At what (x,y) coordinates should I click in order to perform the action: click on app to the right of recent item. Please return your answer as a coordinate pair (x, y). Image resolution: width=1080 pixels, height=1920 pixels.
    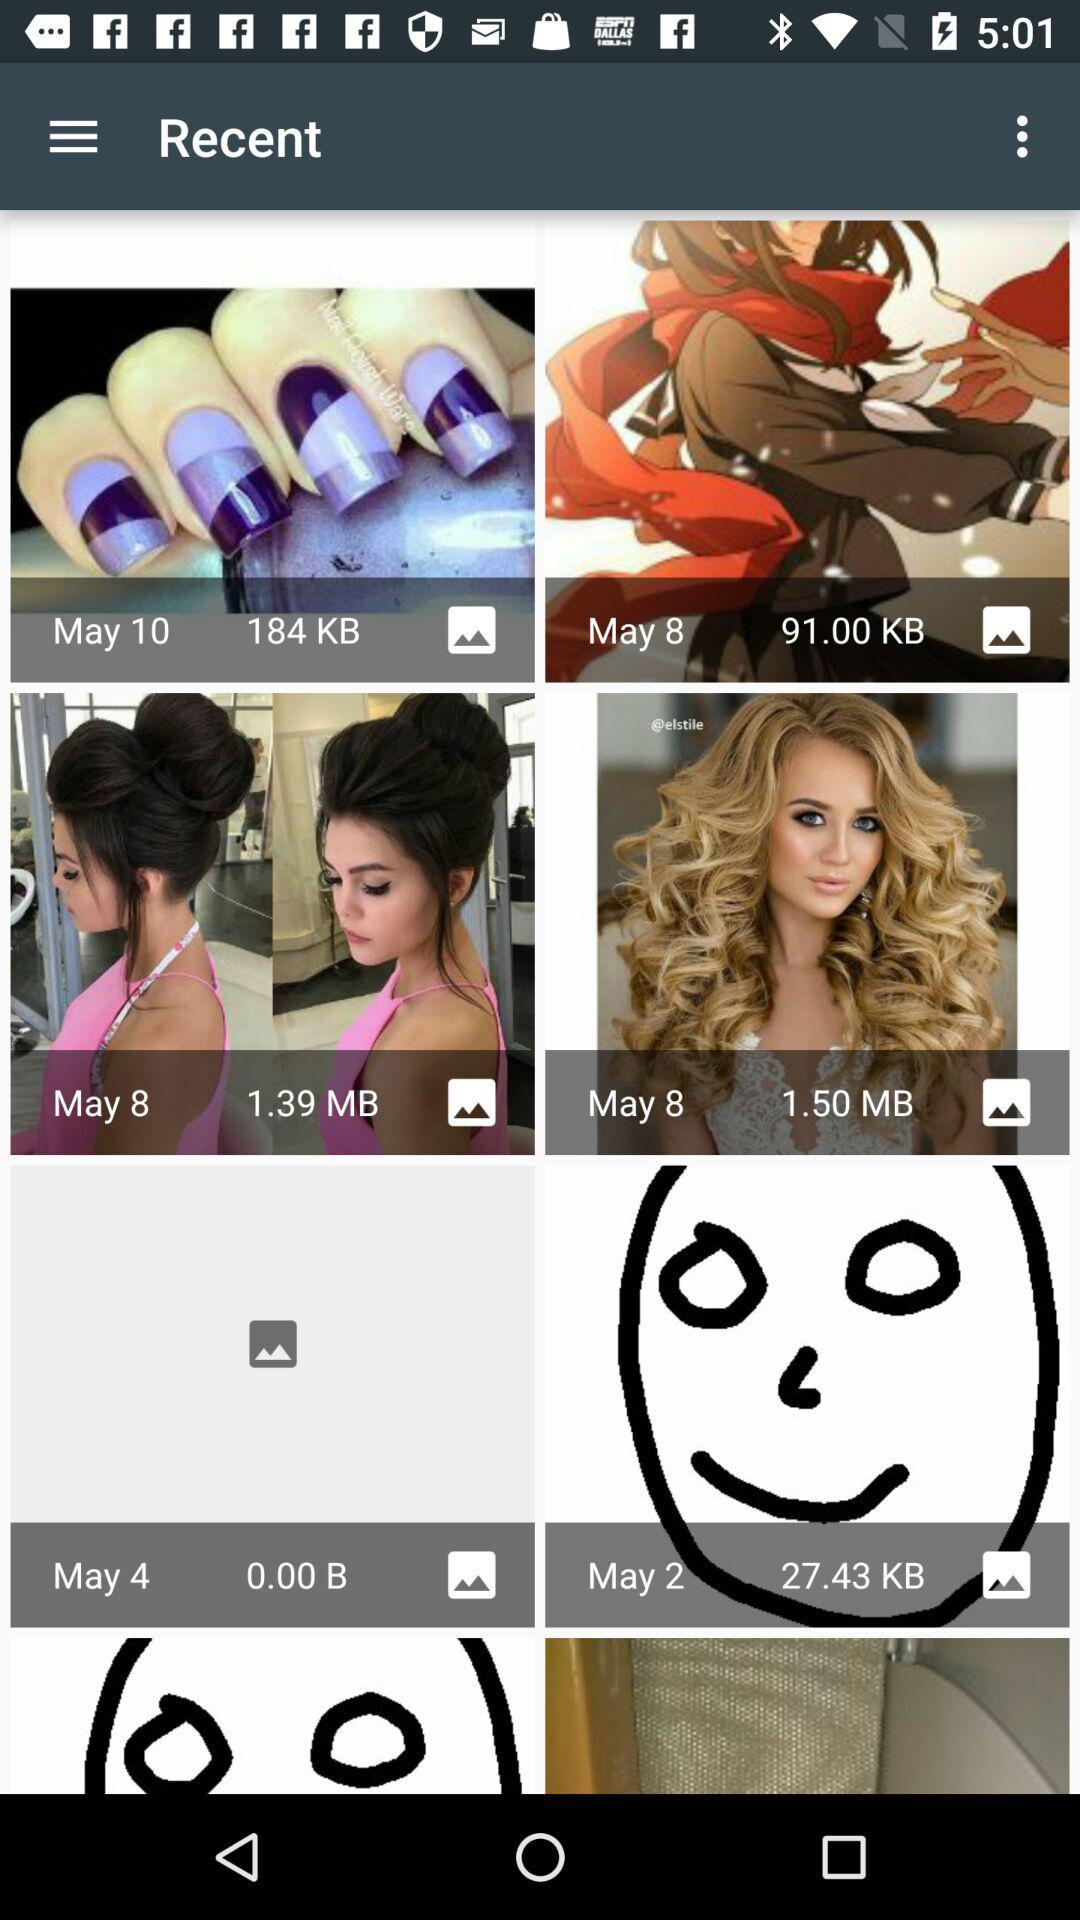
    Looking at the image, I should click on (1027, 135).